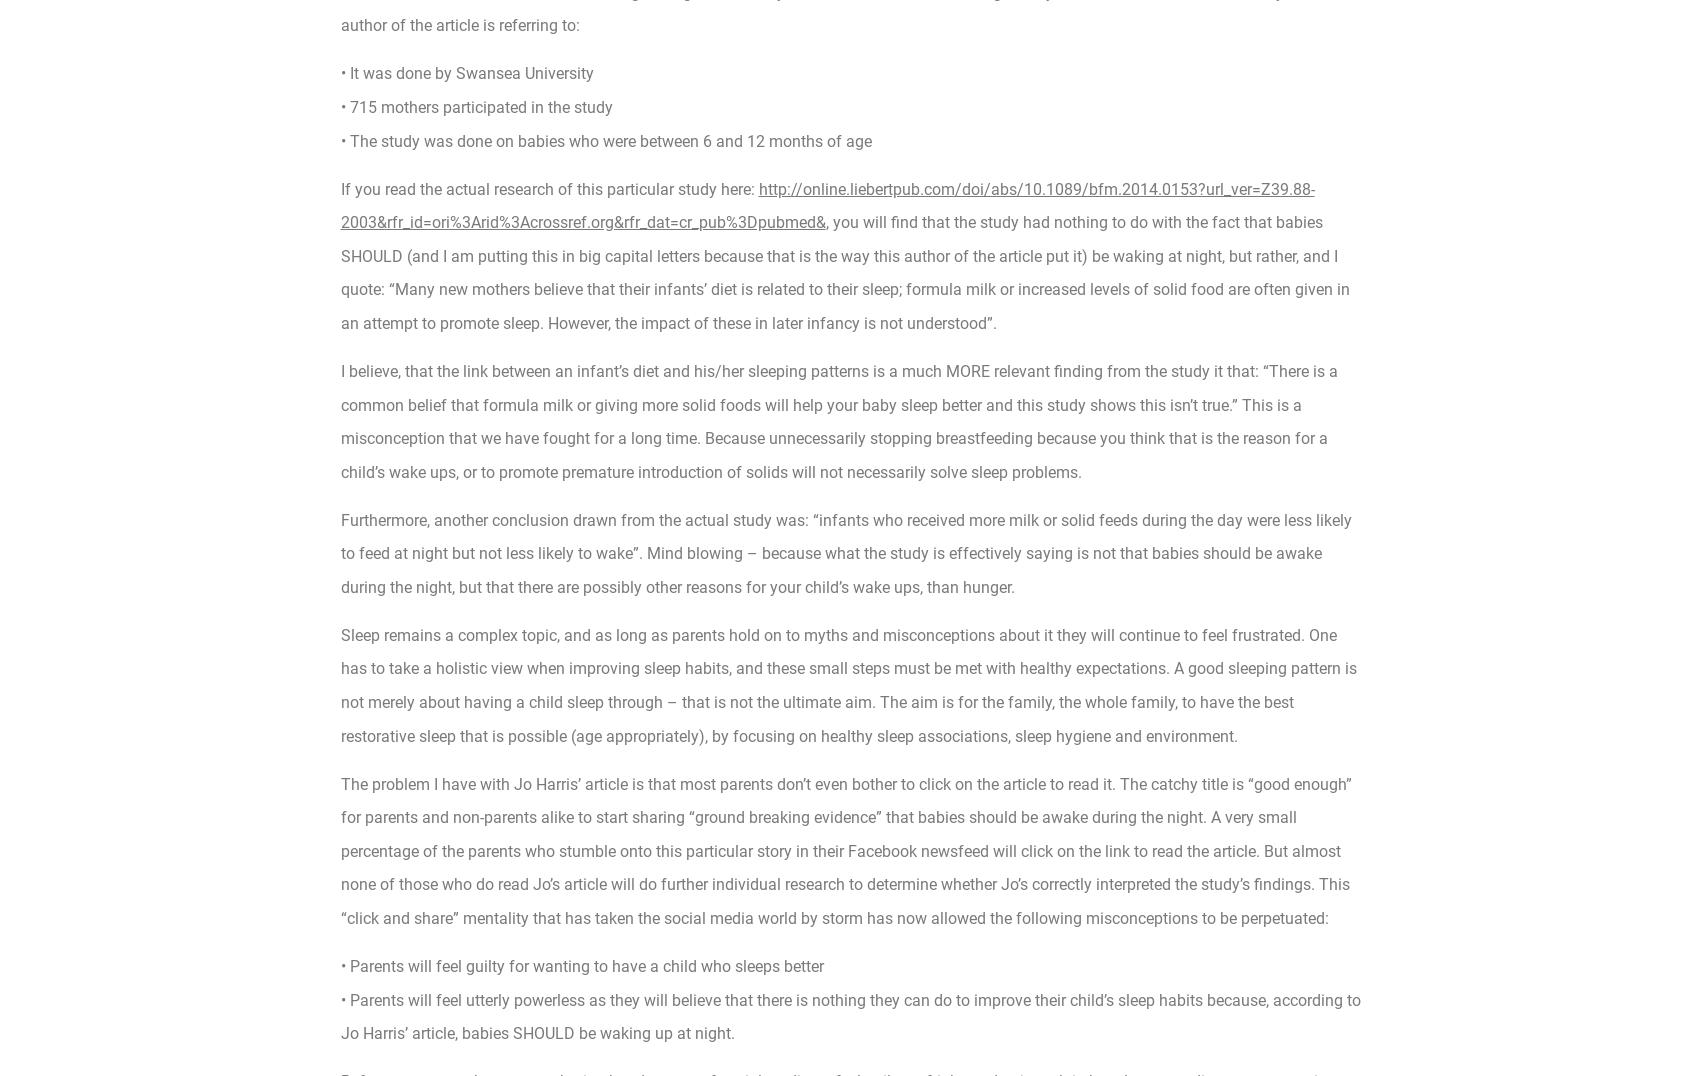 The height and width of the screenshot is (1076, 1701). I want to click on 'Furthermore, another conclusion drawn from the actual study was: “infants who received more milk or solid feeds during the day were less likely to feed at night but not less likely to wake”. Mind blowing – because what the study is effectively saying is not that babies should be awake during the night, but that there are possibly other reasons for your child’s wake ups, than hunger.', so click(340, 551).